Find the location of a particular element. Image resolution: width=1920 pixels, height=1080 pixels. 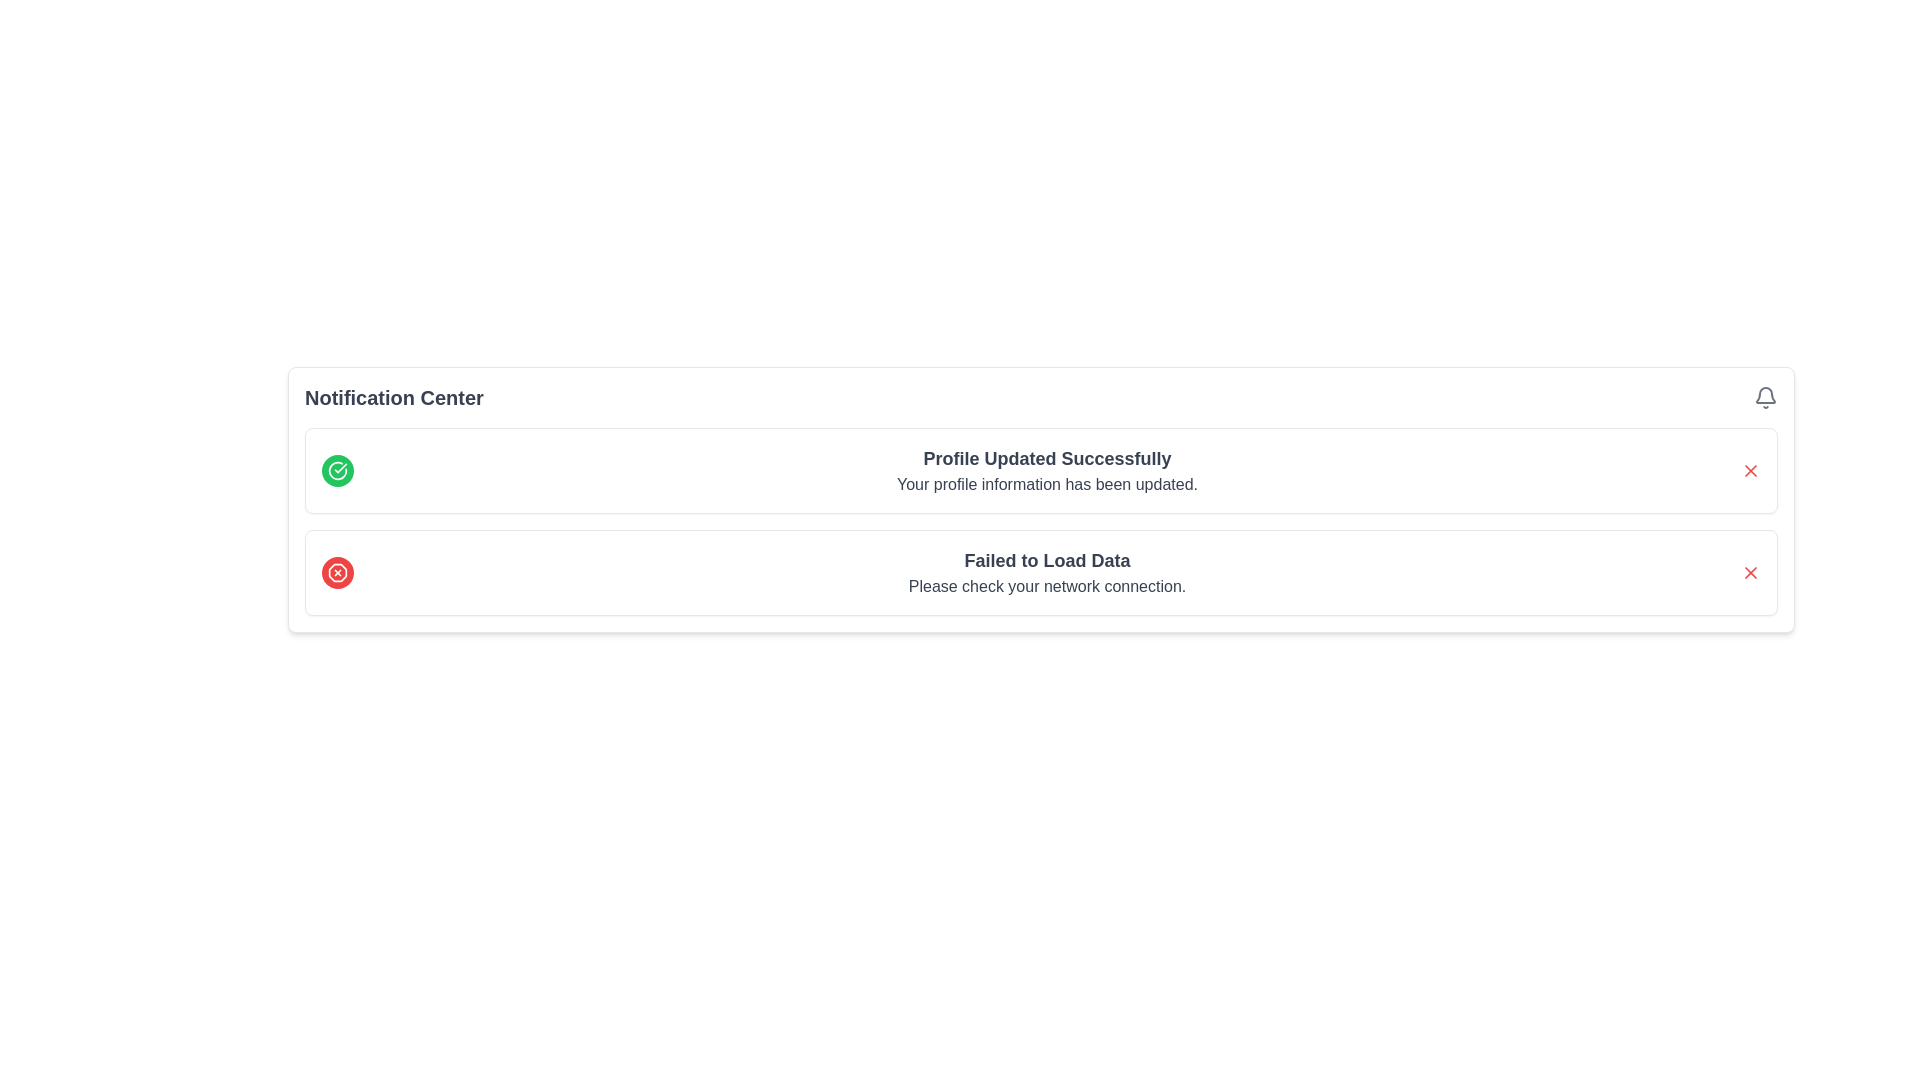

the textual notification that displays 'Failed to Load Data' and 'Please check your network connection.' is located at coordinates (1046, 573).